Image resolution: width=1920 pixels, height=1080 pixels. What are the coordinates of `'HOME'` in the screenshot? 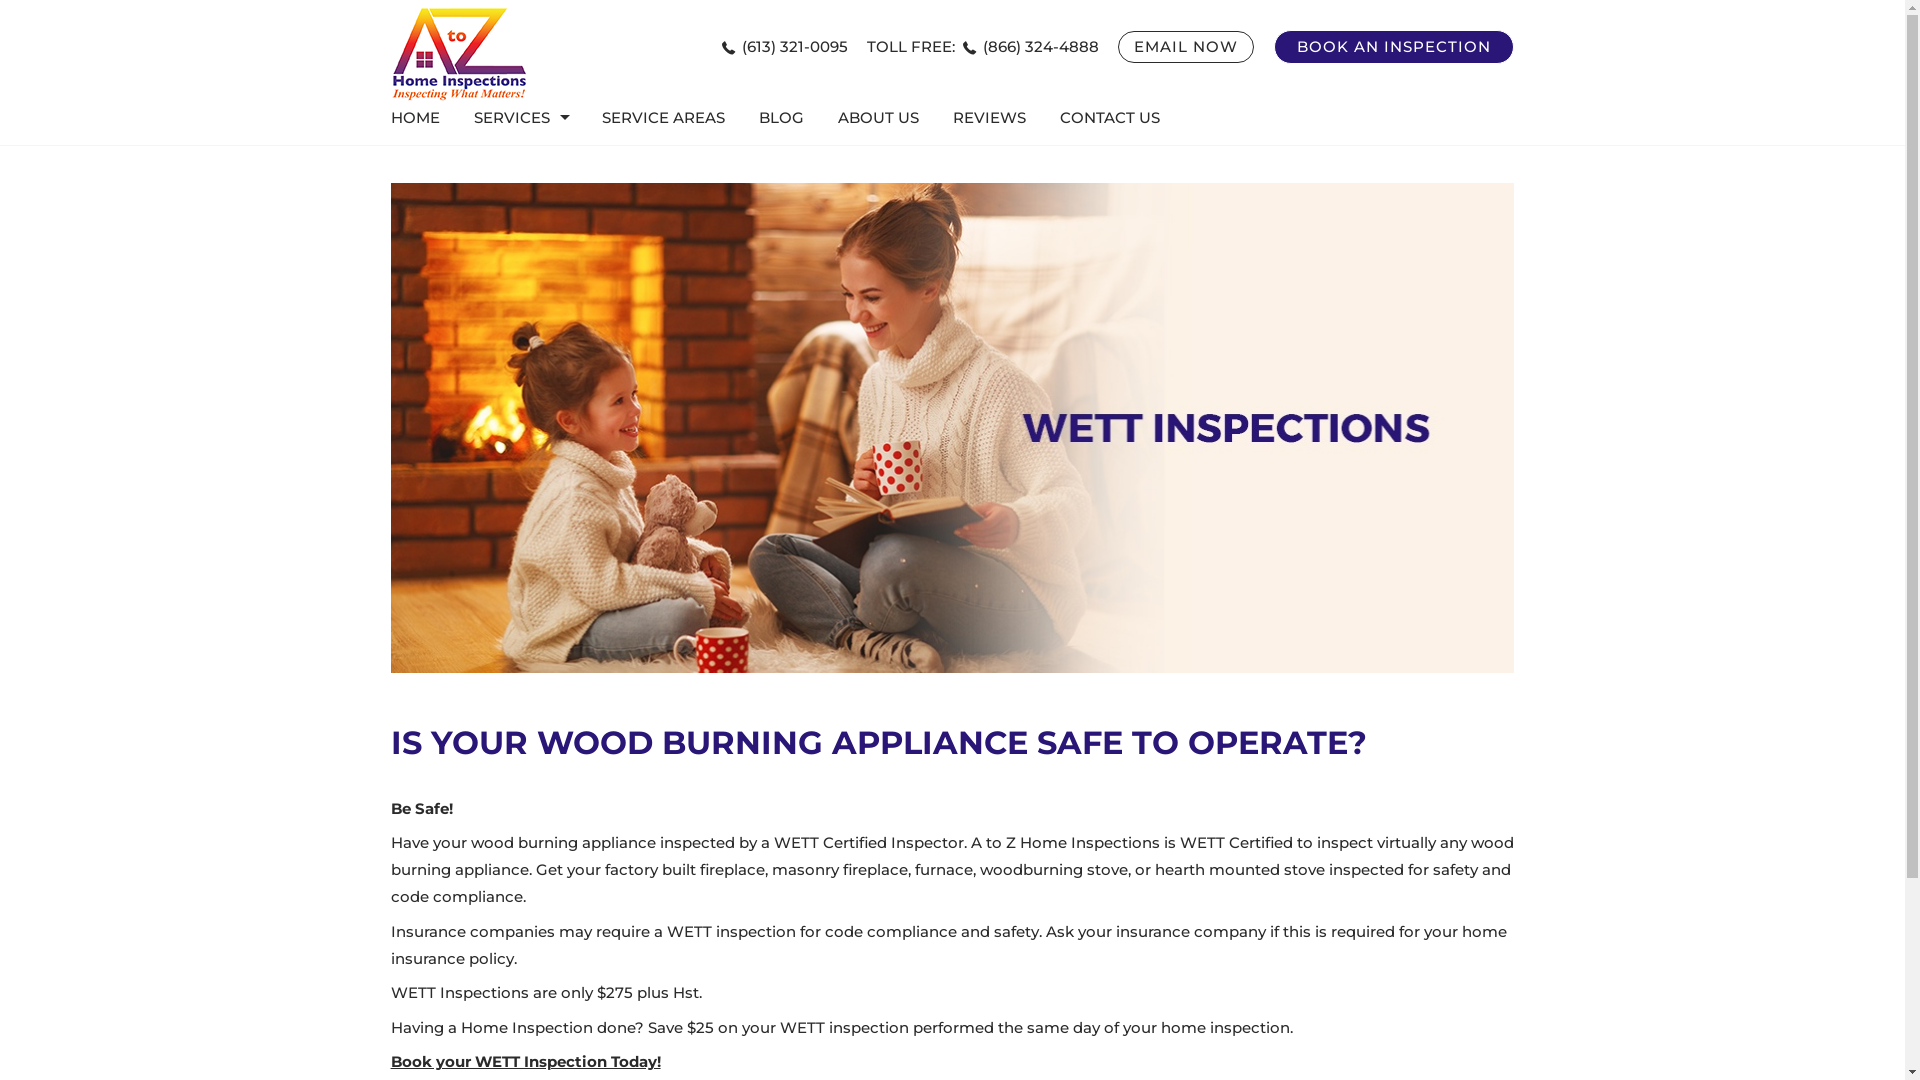 It's located at (422, 117).